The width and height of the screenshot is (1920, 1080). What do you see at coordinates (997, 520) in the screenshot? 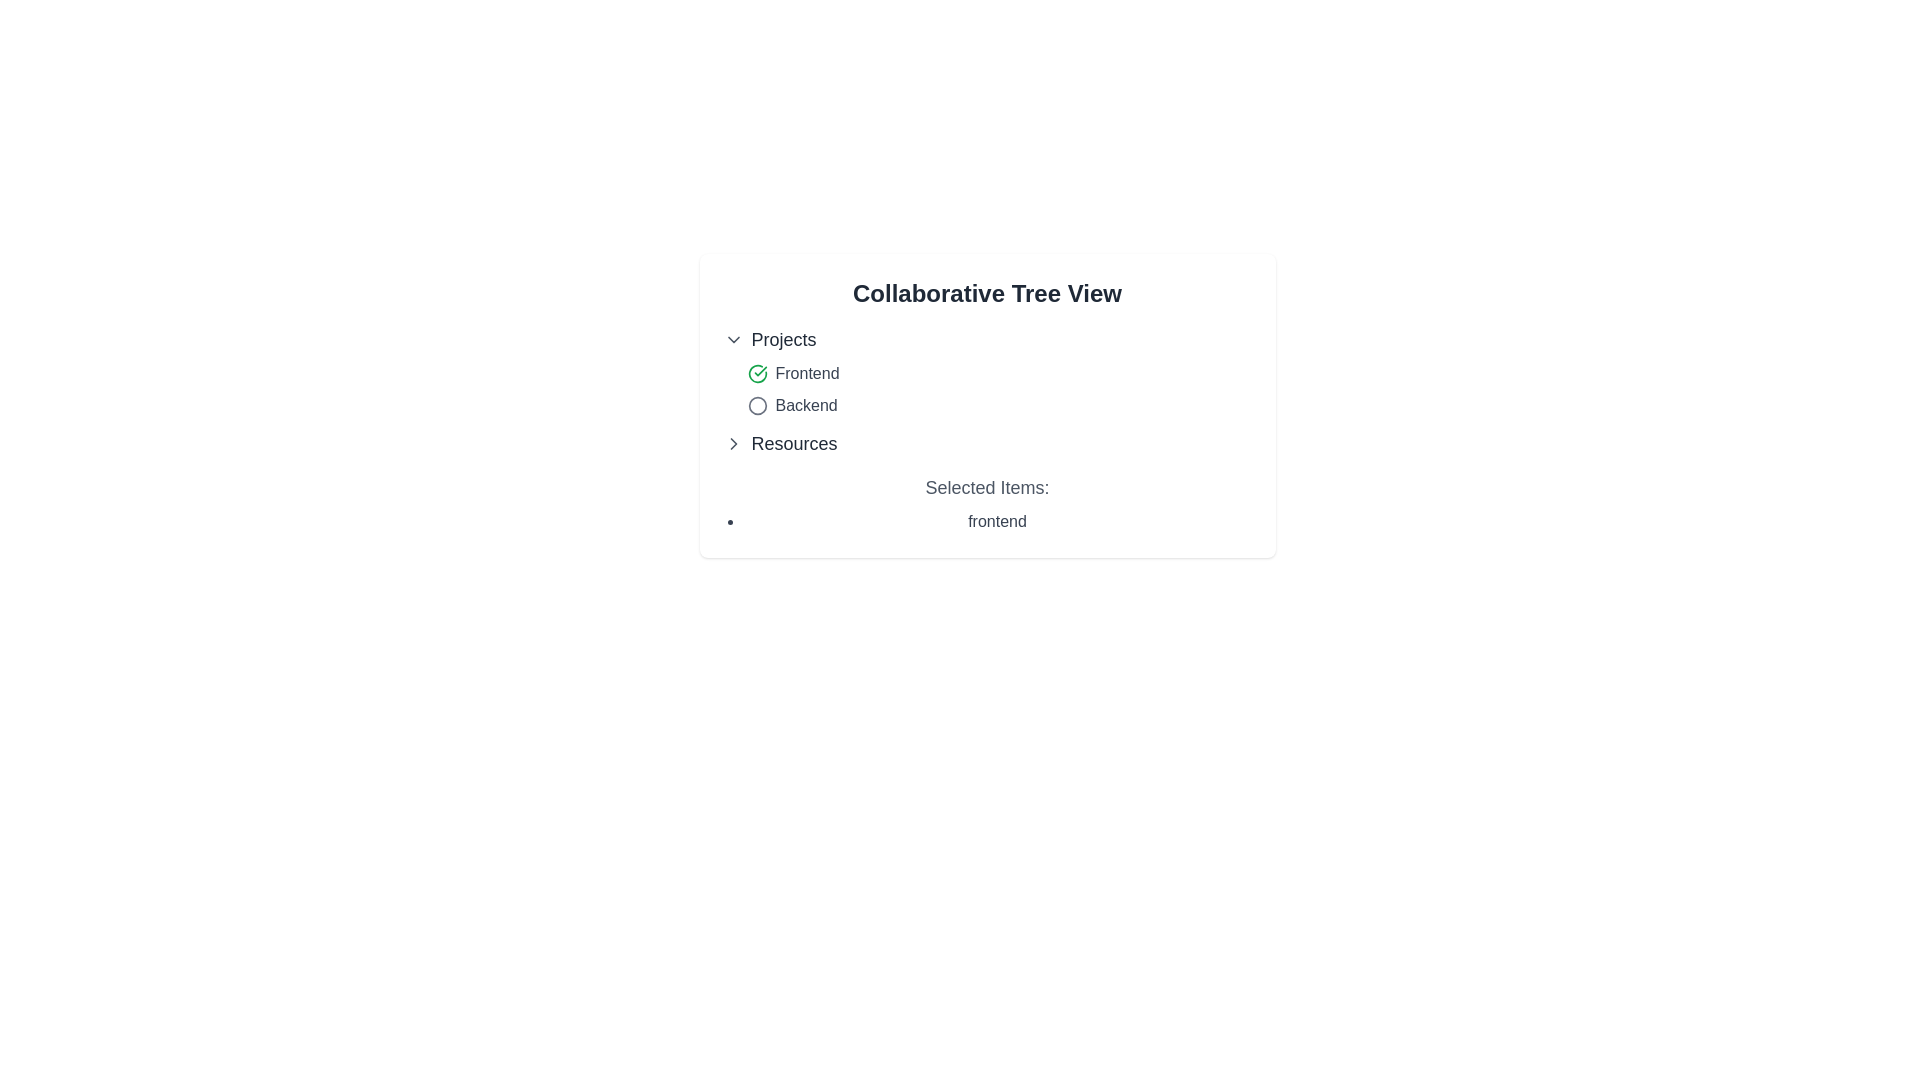
I see `the text 'frontend' which is part of a bulleted list under the heading 'Selected Items:'` at bounding box center [997, 520].